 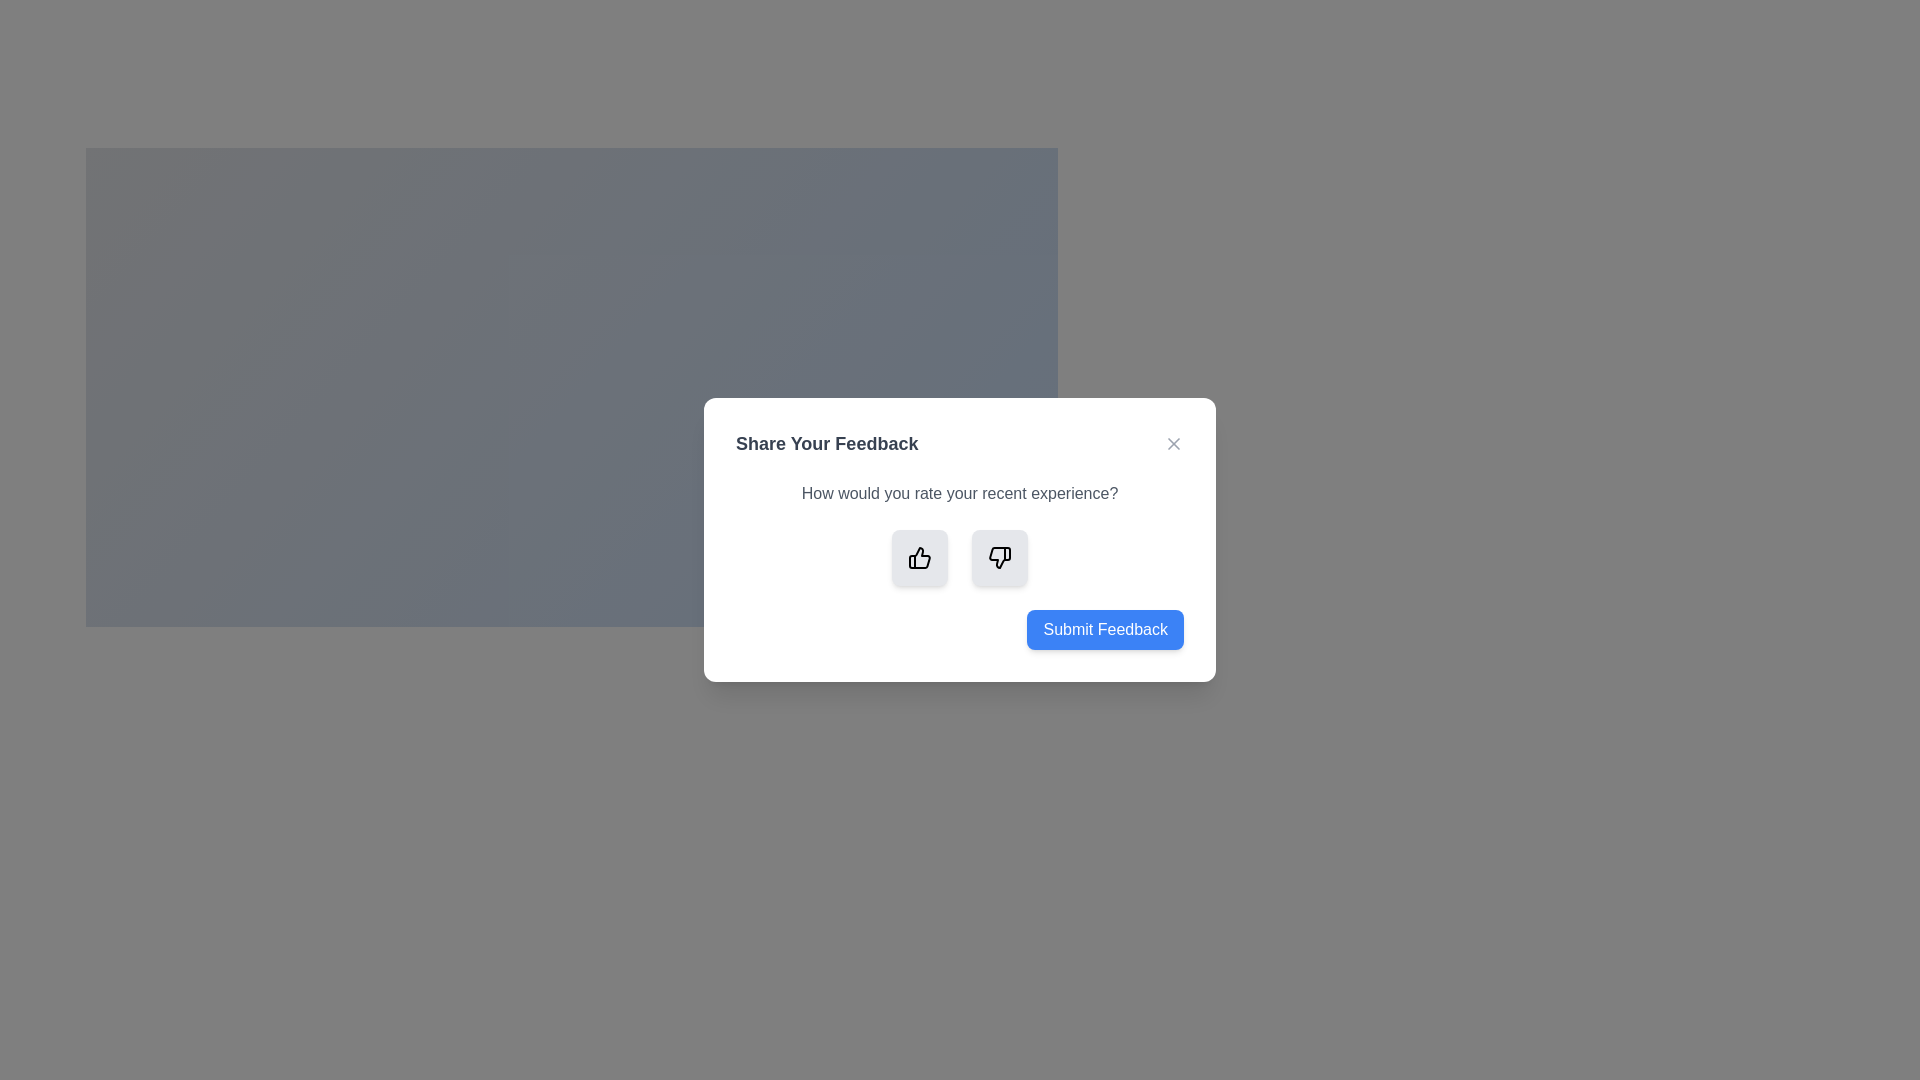 I want to click on the thumbs-down icon button, which is the second icon in a horizontal layout within a feedback modal, to register negative feedback, so click(x=999, y=558).